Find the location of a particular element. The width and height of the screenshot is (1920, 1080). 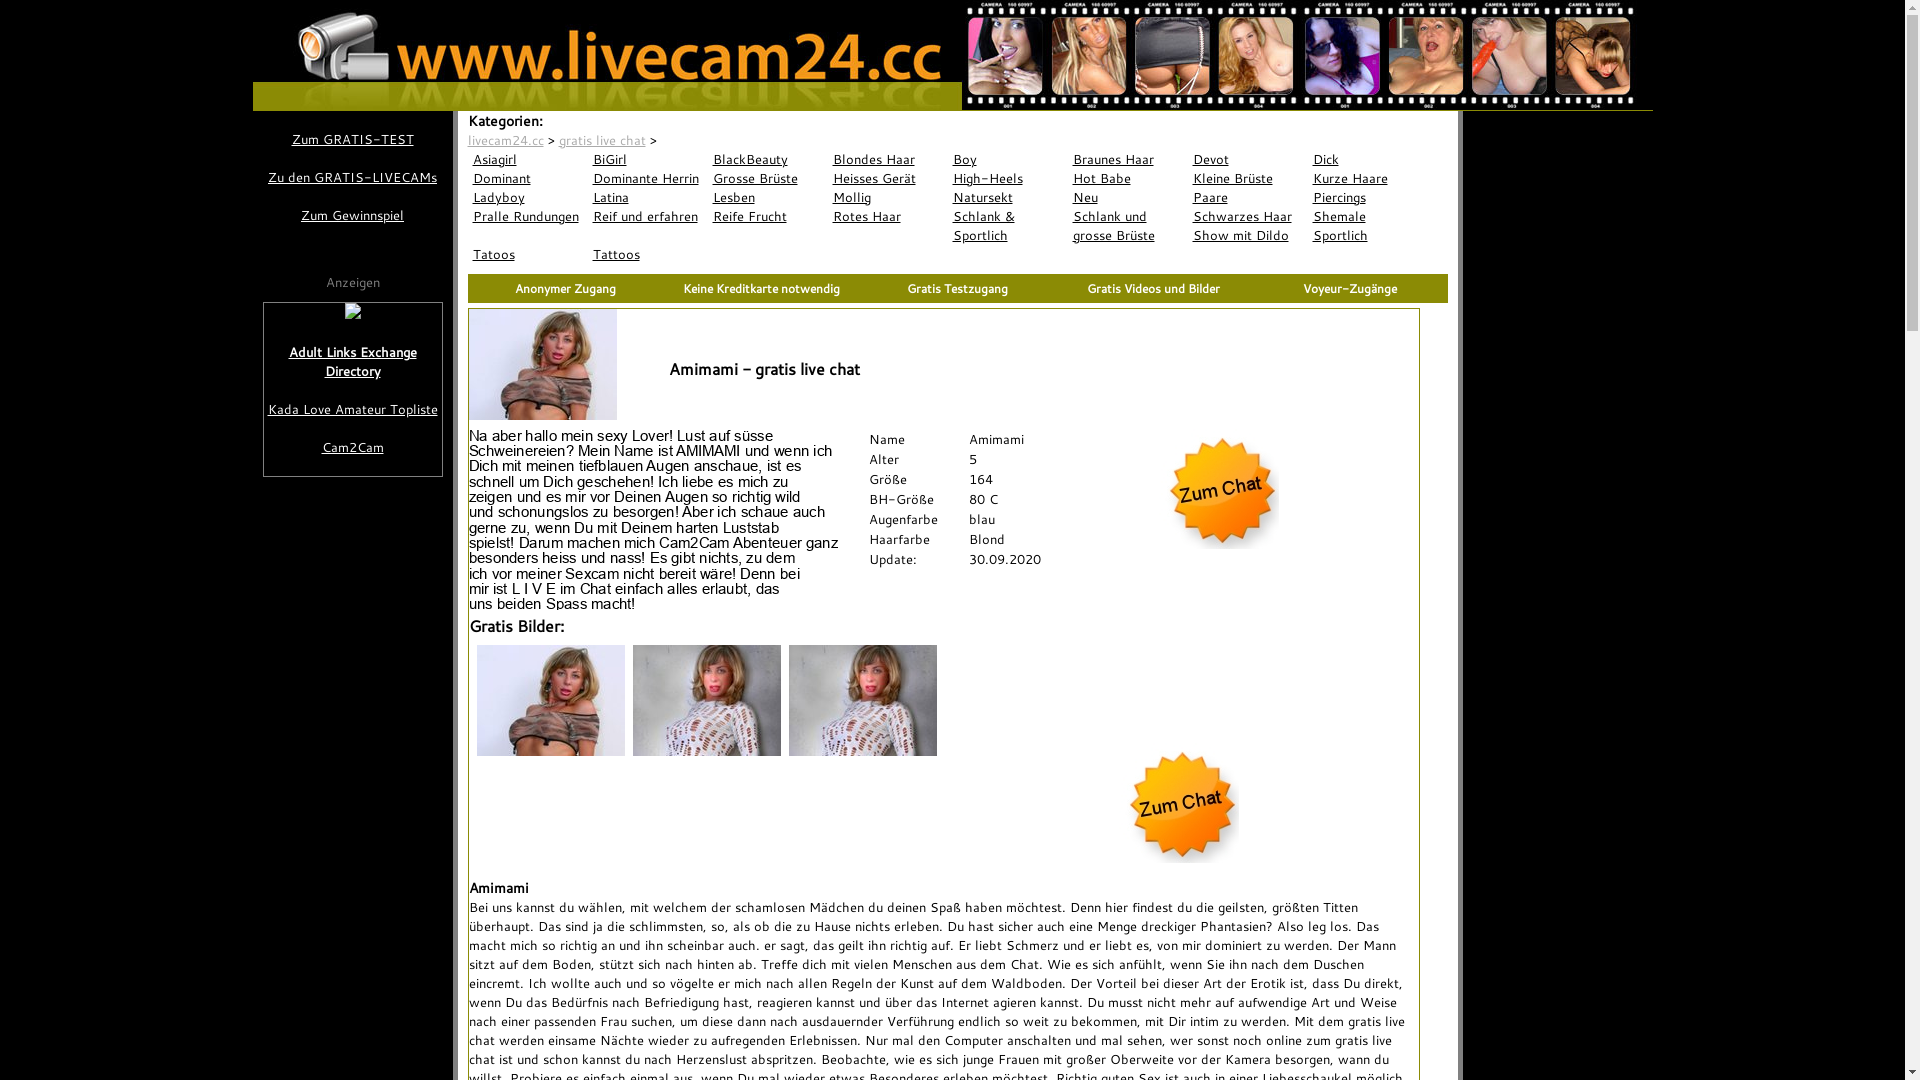

'Zum Gewinnspiel' is located at coordinates (351, 215).